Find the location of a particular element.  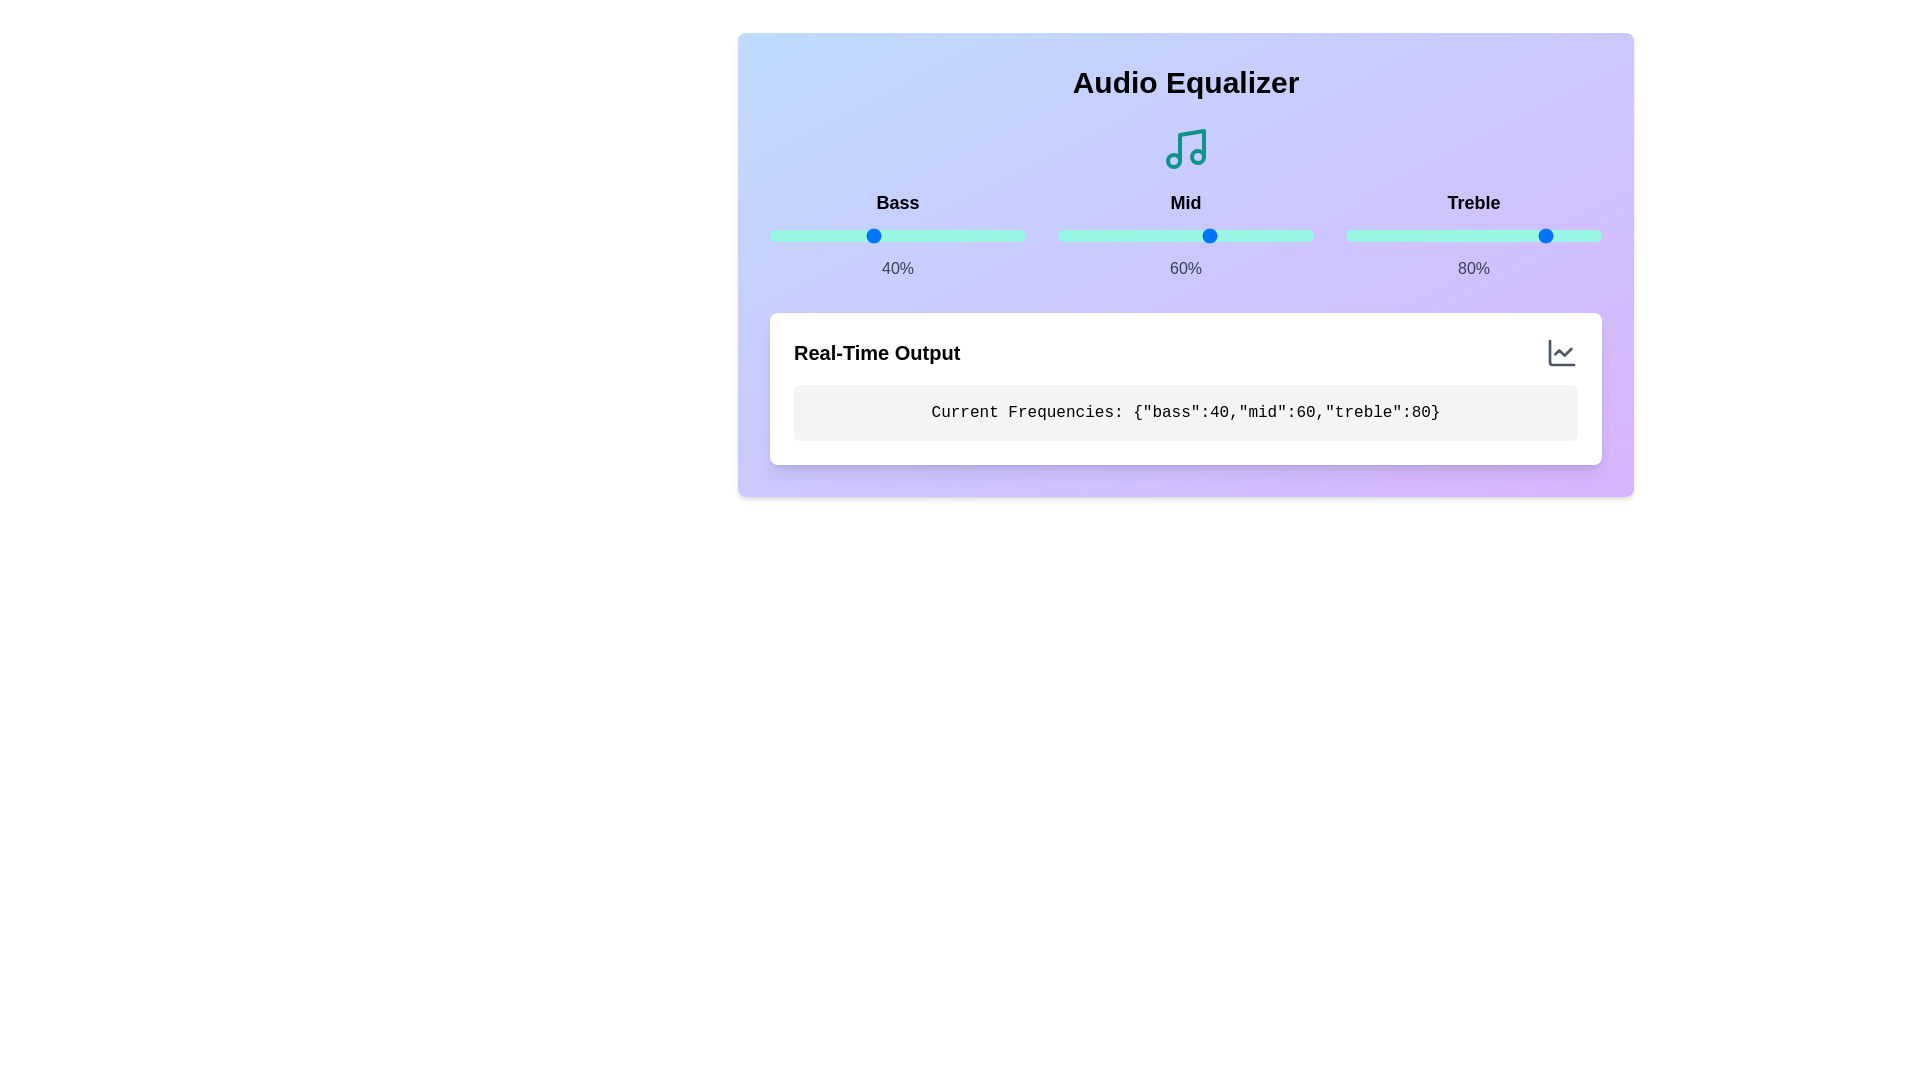

the 'Treble' slider is located at coordinates (1468, 234).